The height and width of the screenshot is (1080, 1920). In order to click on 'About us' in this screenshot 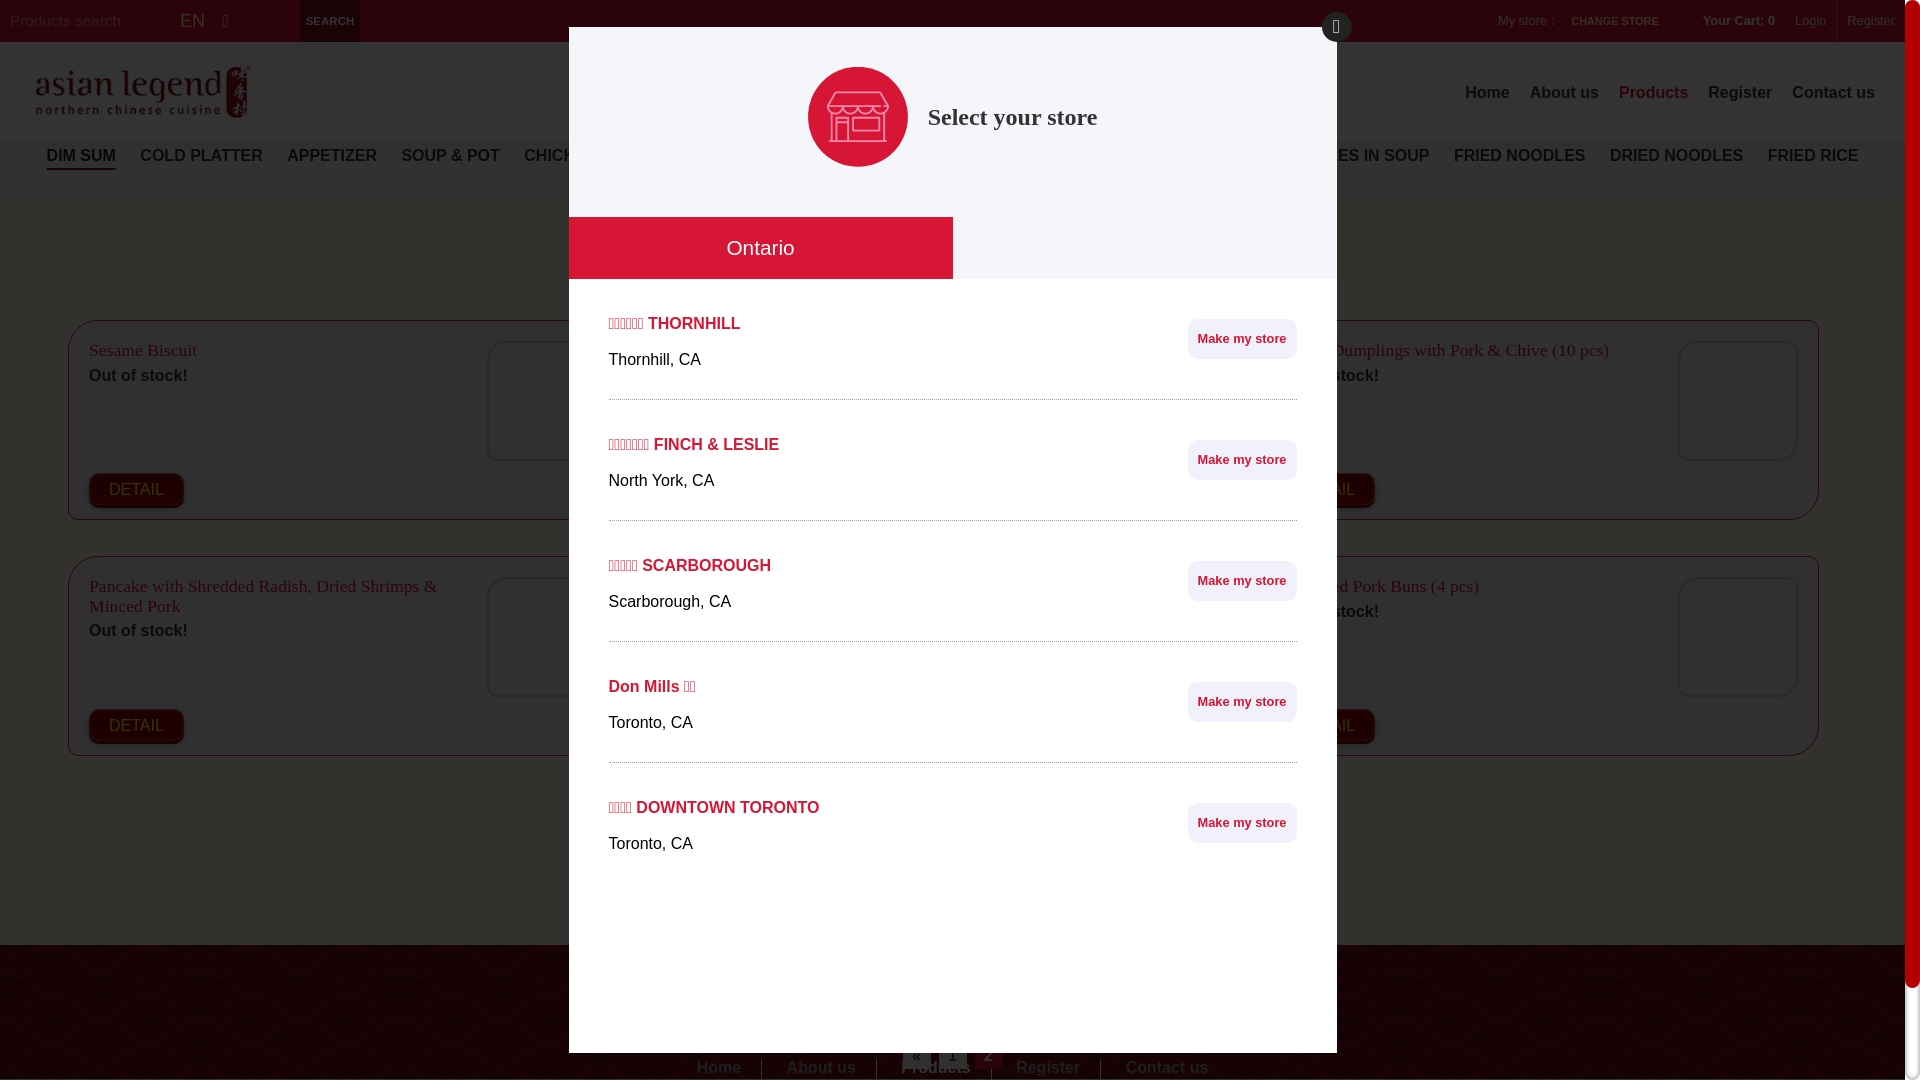, I will do `click(1529, 92)`.